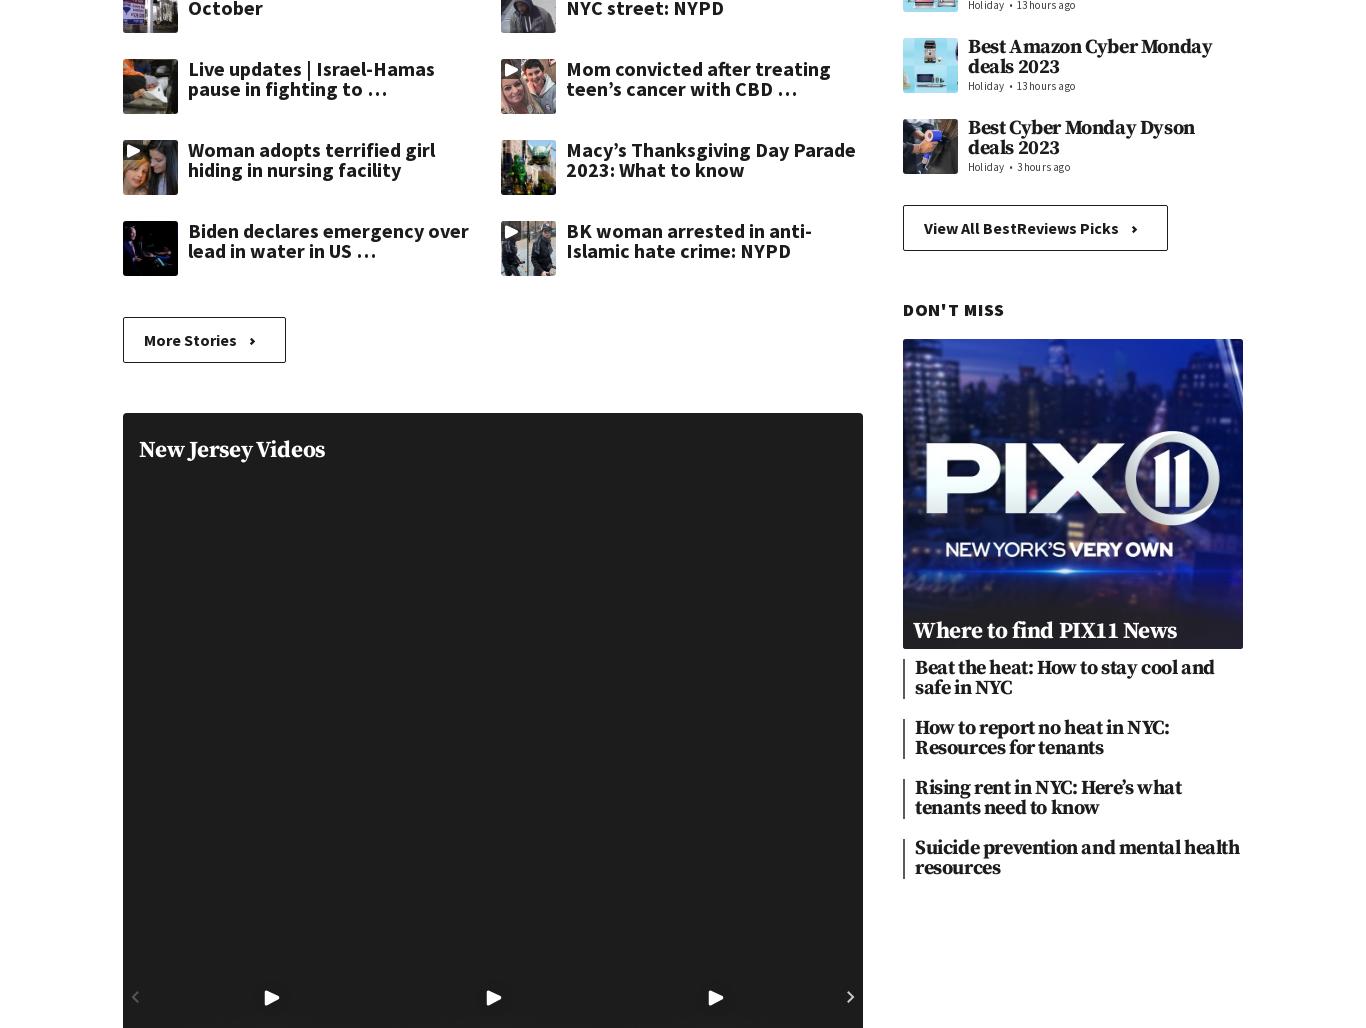 Image resolution: width=1366 pixels, height=1028 pixels. Describe the element at coordinates (1043, 629) in the screenshot. I see `'Where to find PIX11 News'` at that location.